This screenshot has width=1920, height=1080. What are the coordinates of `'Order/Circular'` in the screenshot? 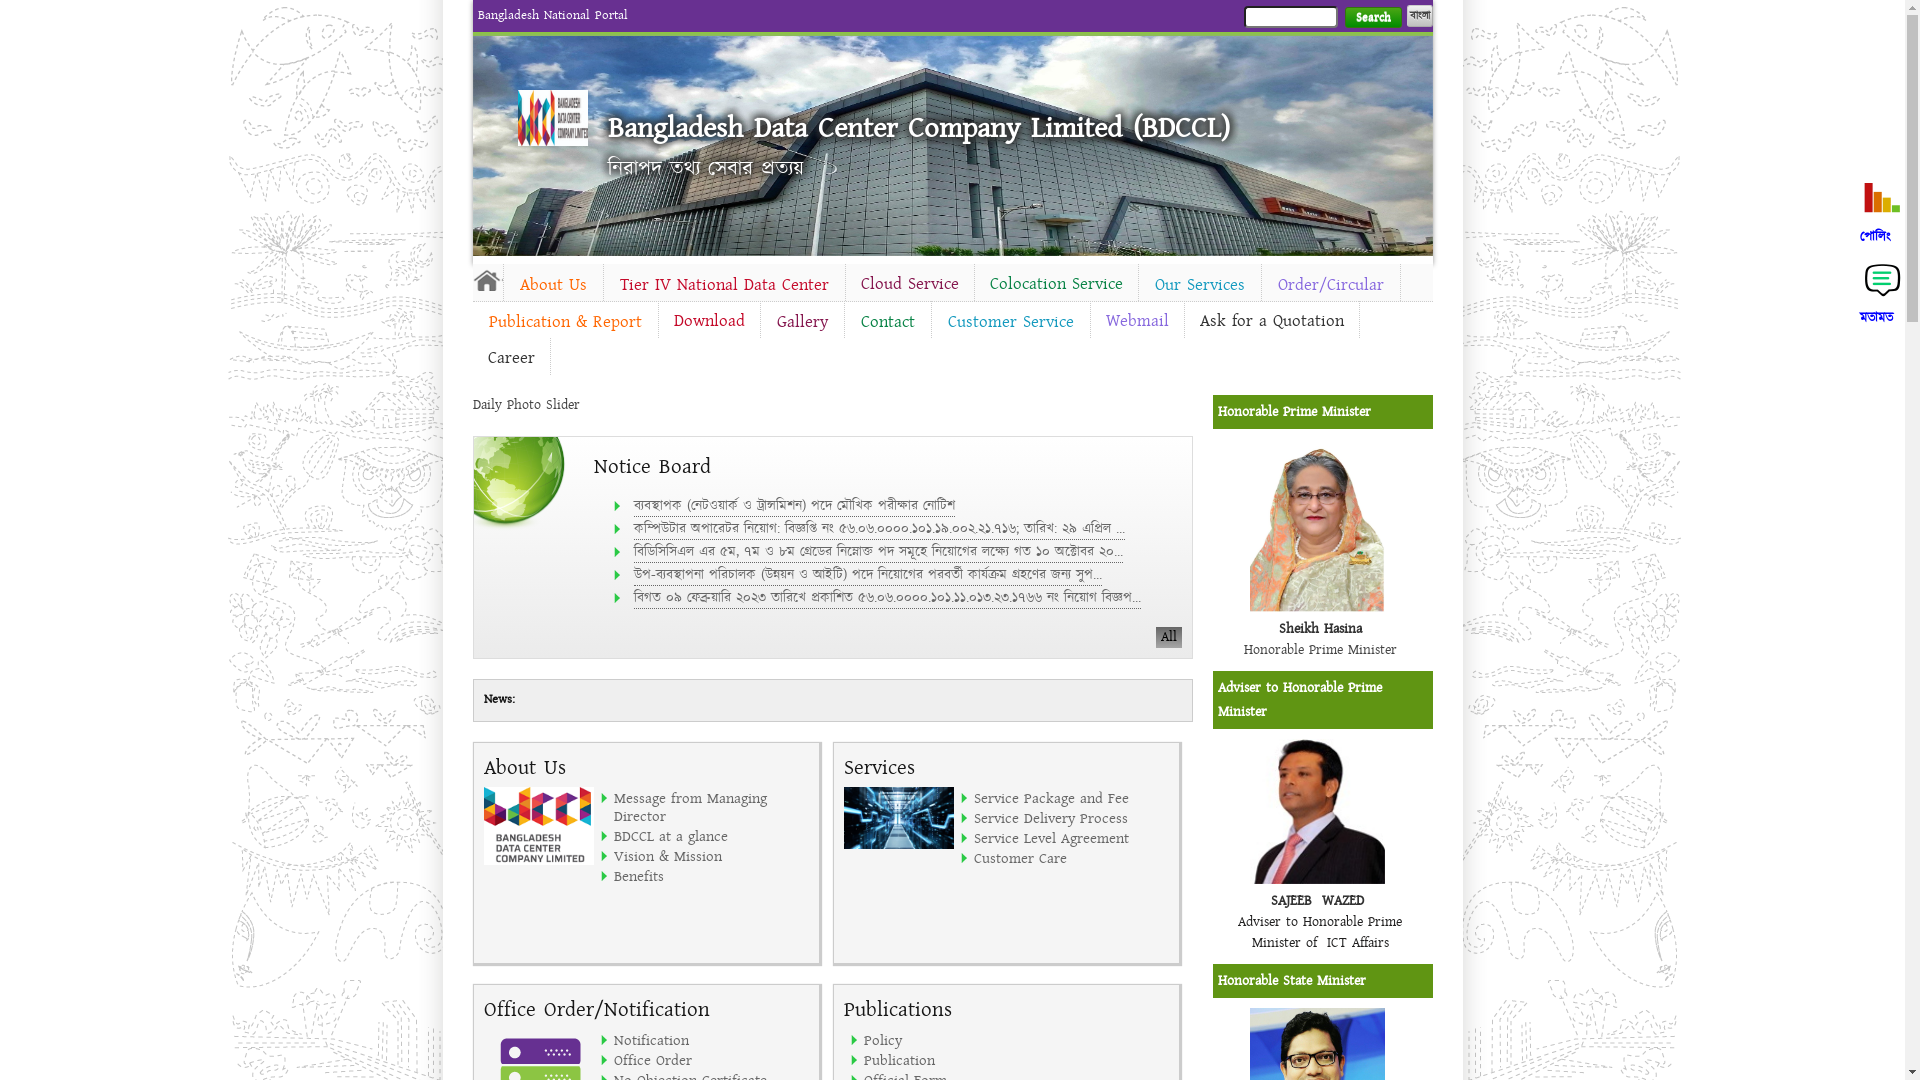 It's located at (1261, 285).